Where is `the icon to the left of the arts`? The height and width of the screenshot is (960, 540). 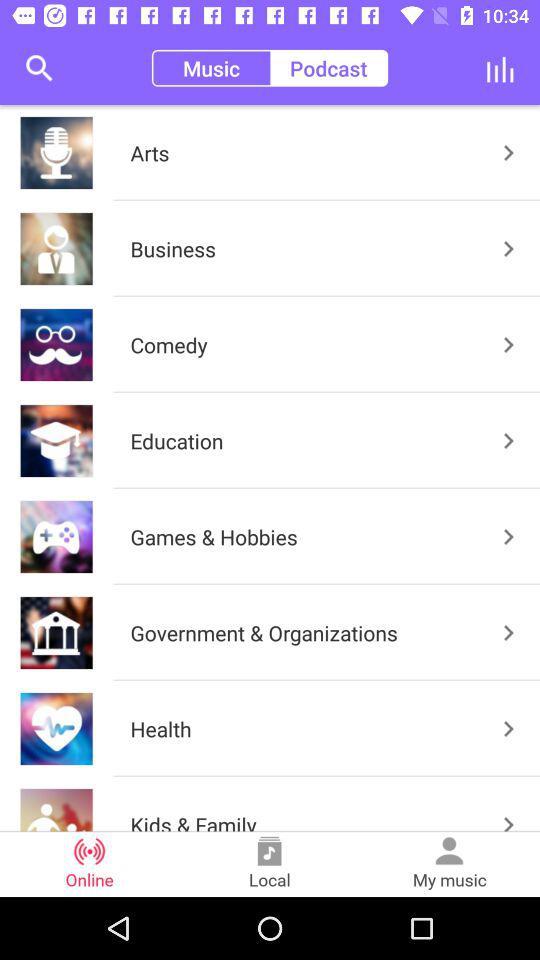
the icon to the left of the arts is located at coordinates (39, 68).